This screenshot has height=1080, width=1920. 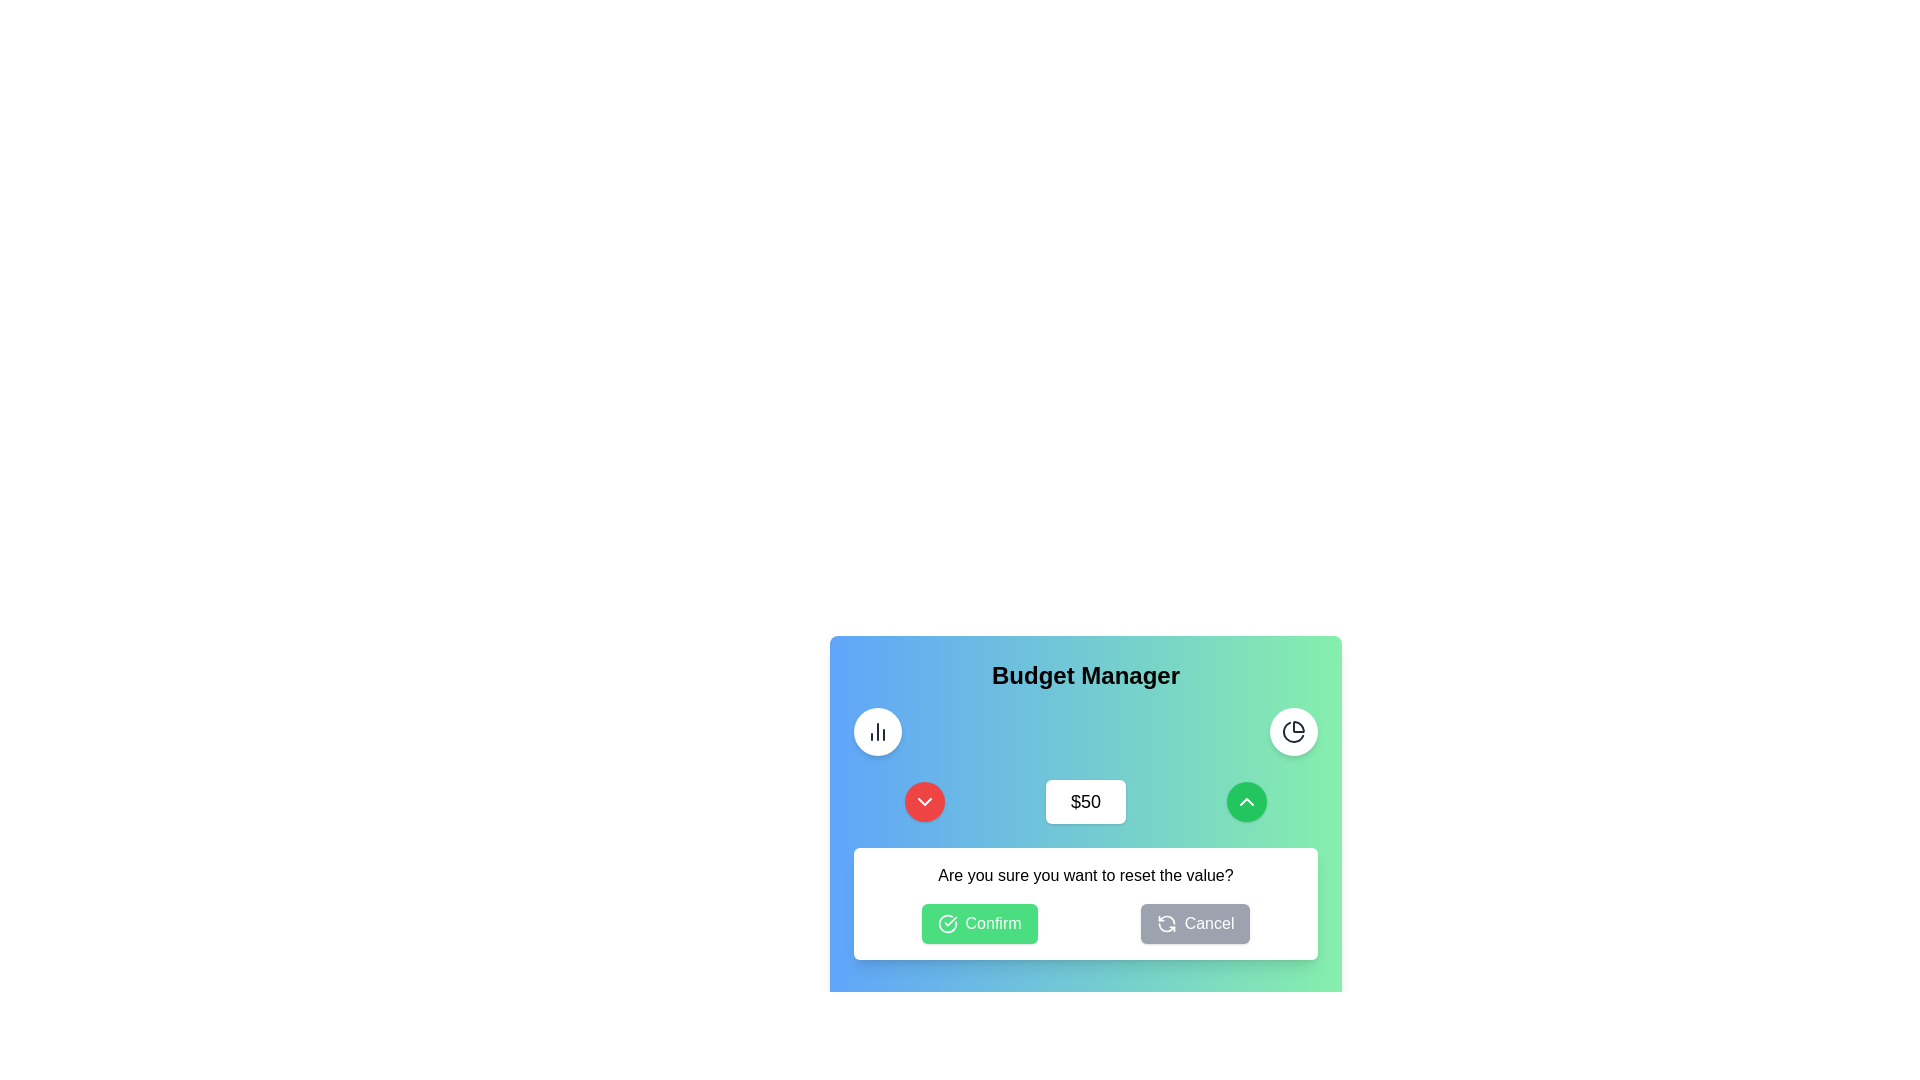 What do you see at coordinates (1246, 801) in the screenshot?
I see `the small circular green button with a white upward-pointing chevron icon located` at bounding box center [1246, 801].